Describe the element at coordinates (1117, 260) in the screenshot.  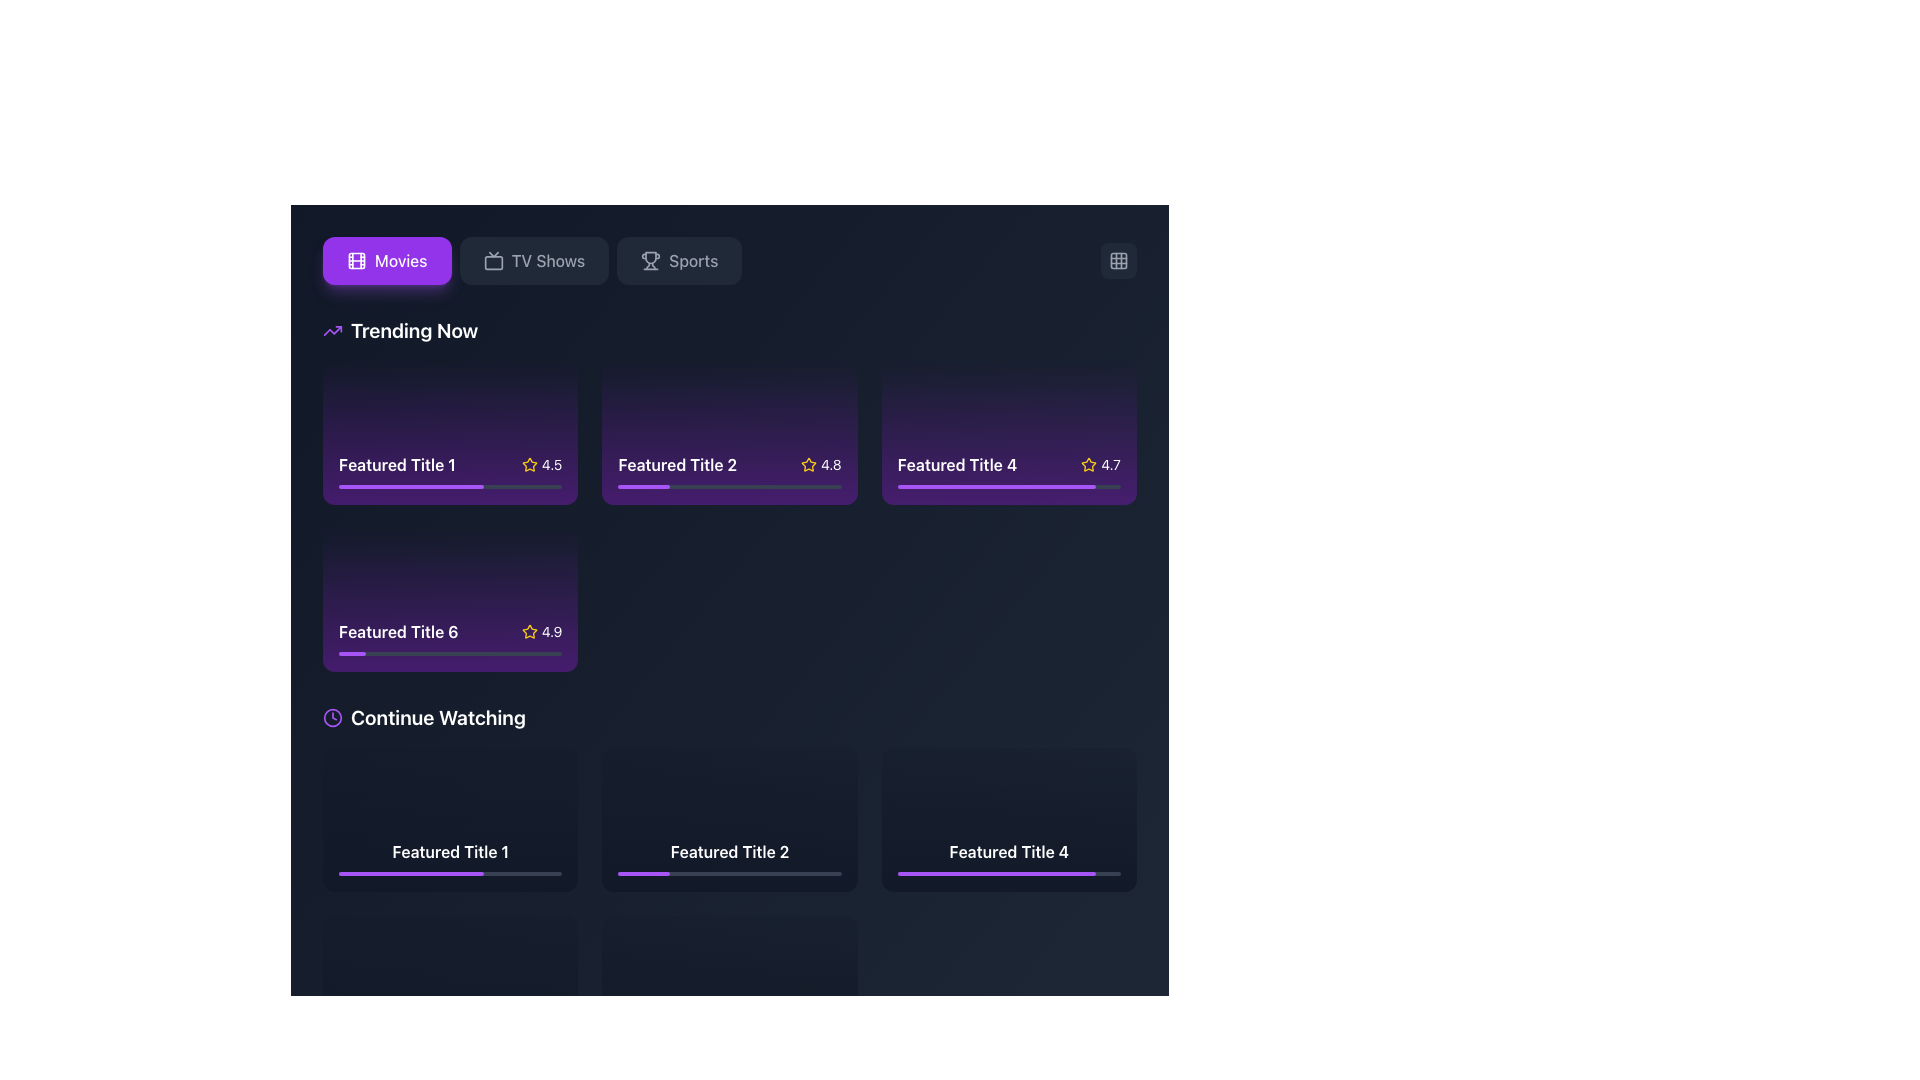
I see `the central square icon in the 3x3 grid layout, which is styled with a grayish fill and rounded corners` at that location.